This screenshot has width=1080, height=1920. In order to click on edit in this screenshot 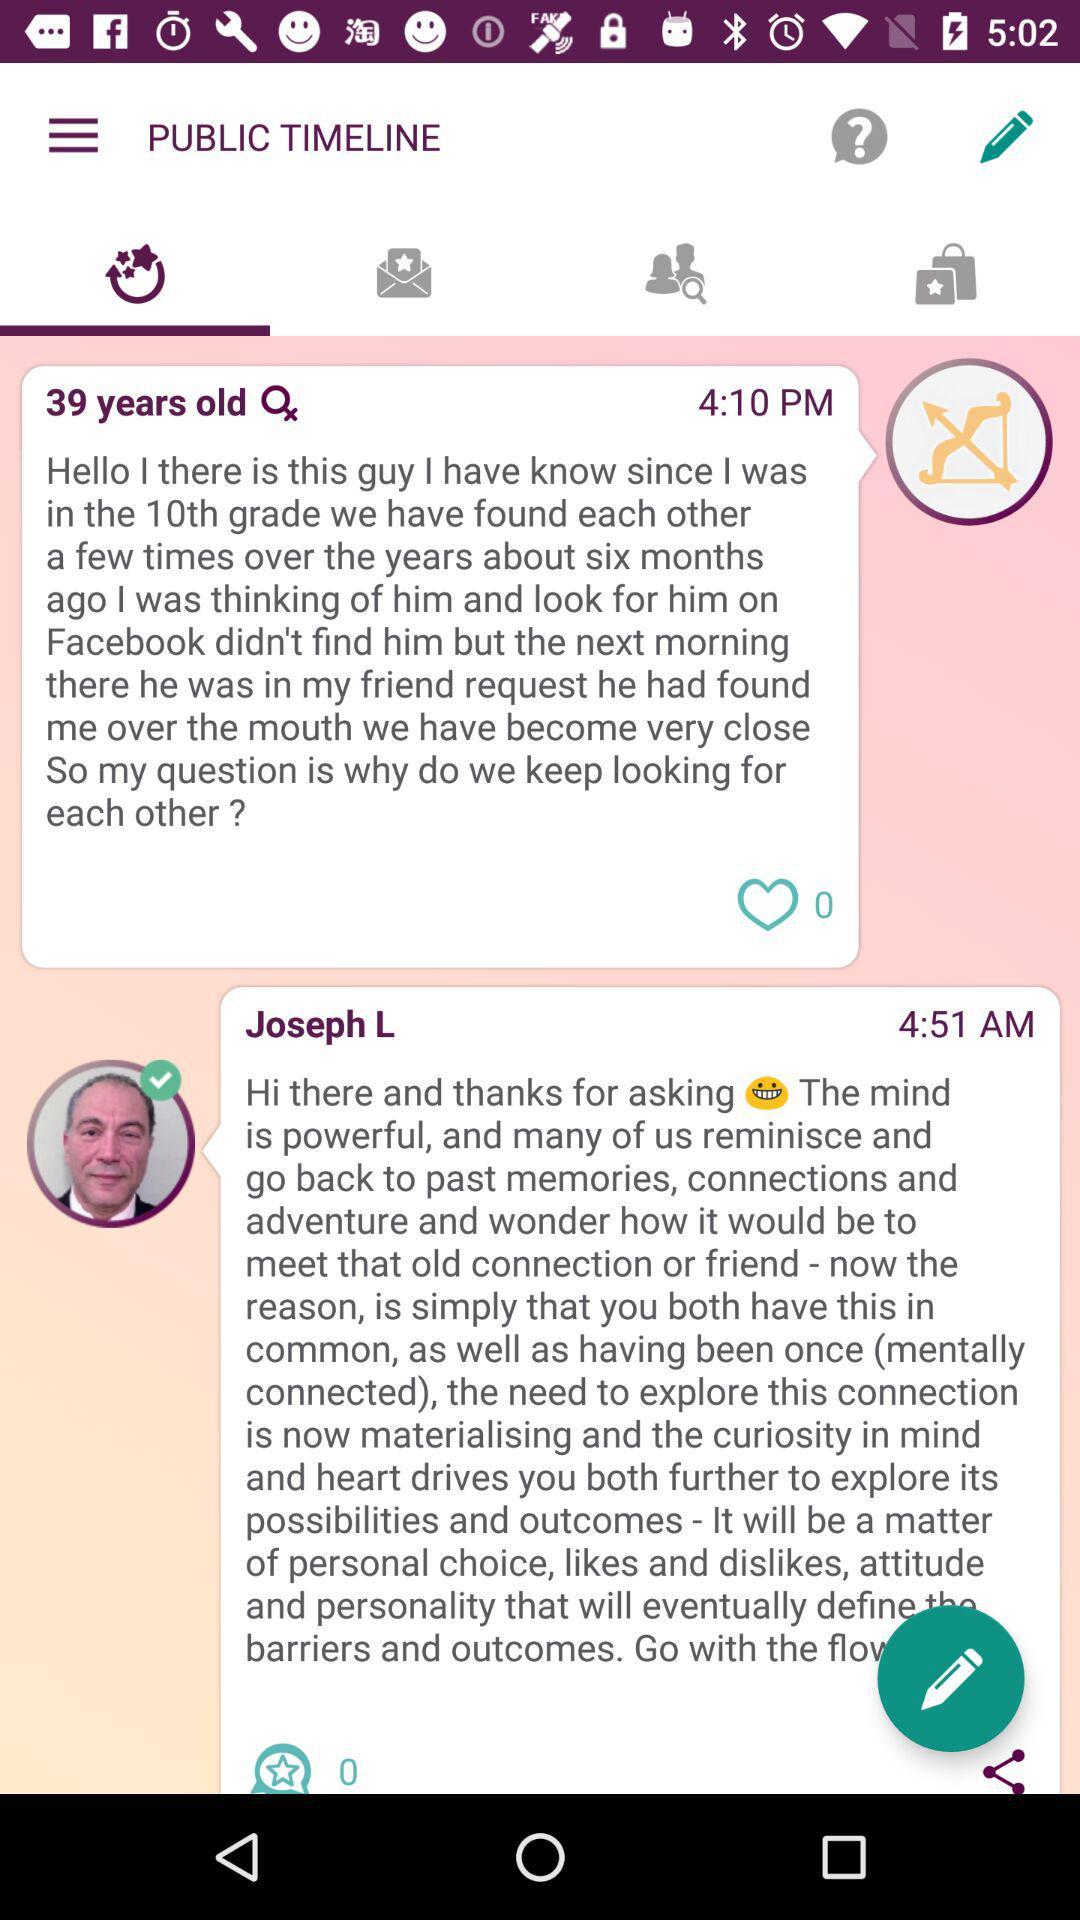, I will do `click(950, 1678)`.